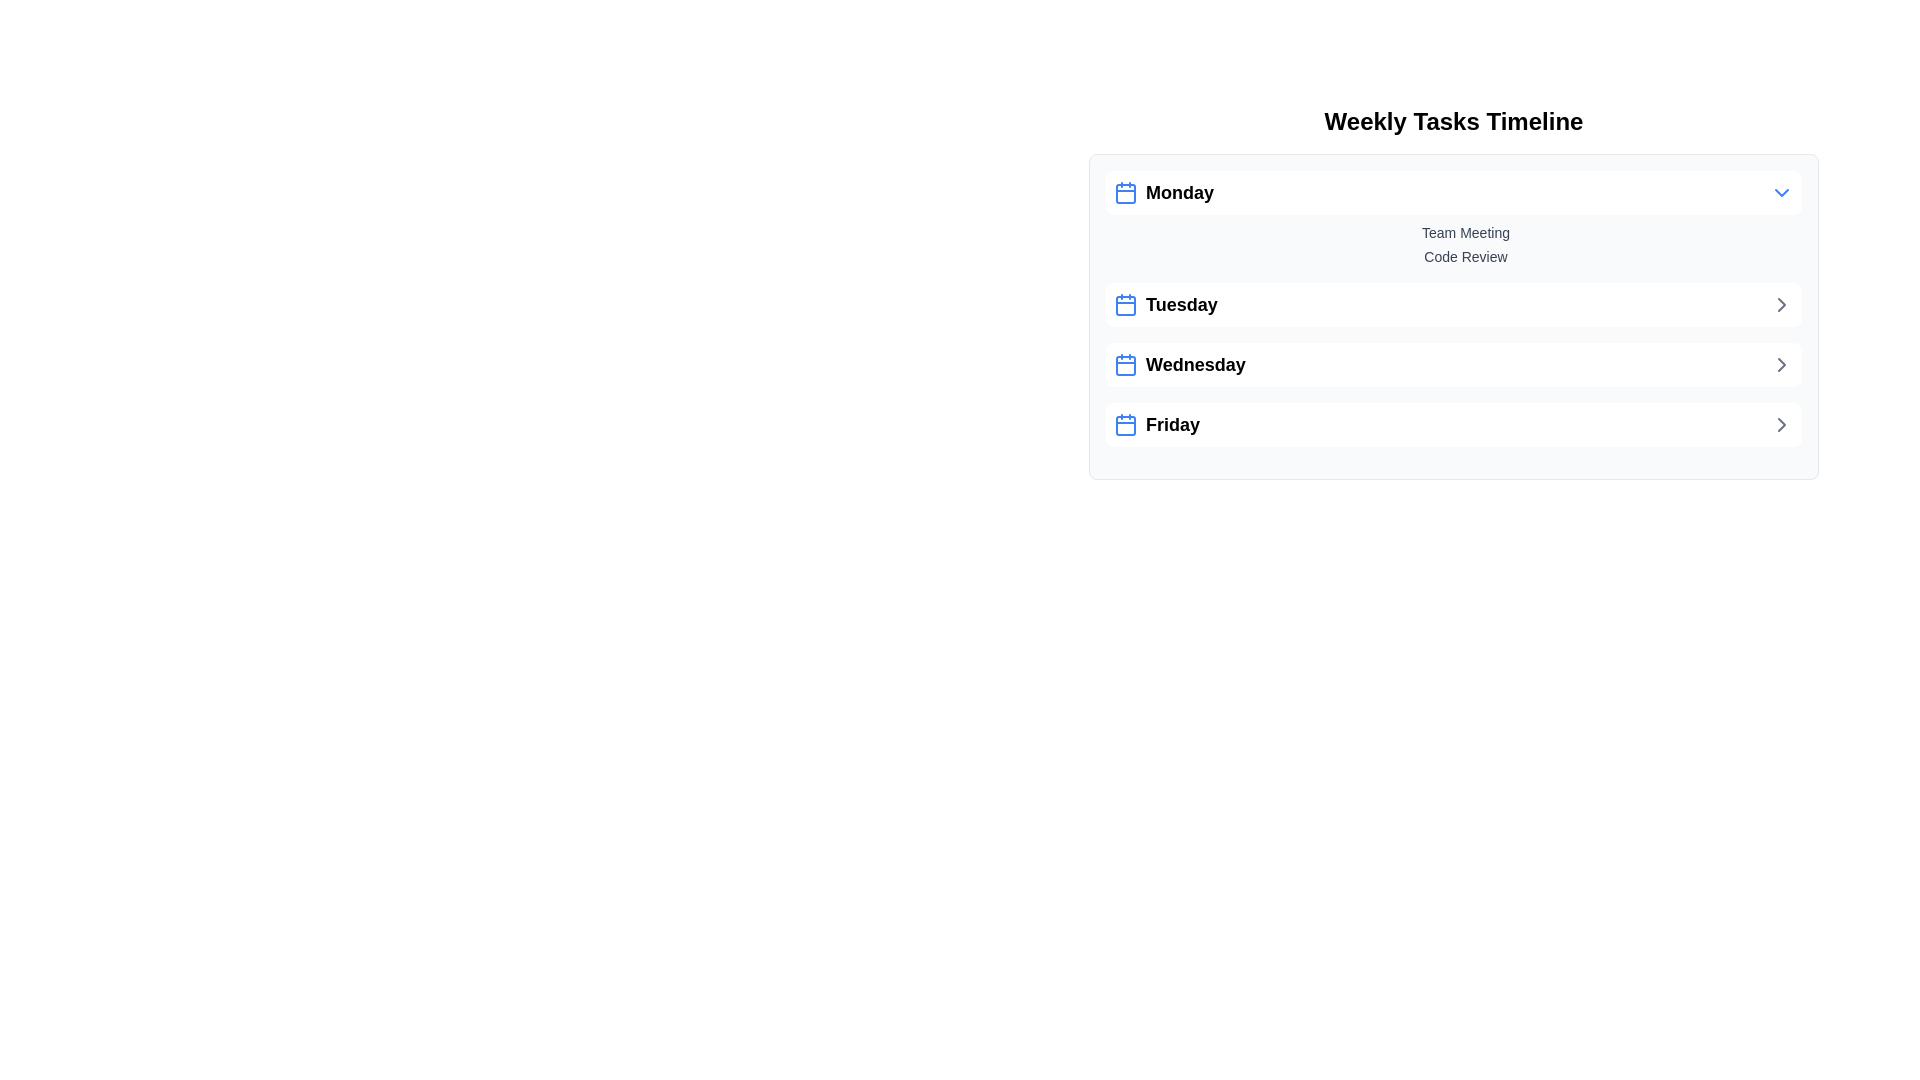 The width and height of the screenshot is (1920, 1080). I want to click on the 'Monday' text with adjacent calendar icon element, so click(1164, 192).